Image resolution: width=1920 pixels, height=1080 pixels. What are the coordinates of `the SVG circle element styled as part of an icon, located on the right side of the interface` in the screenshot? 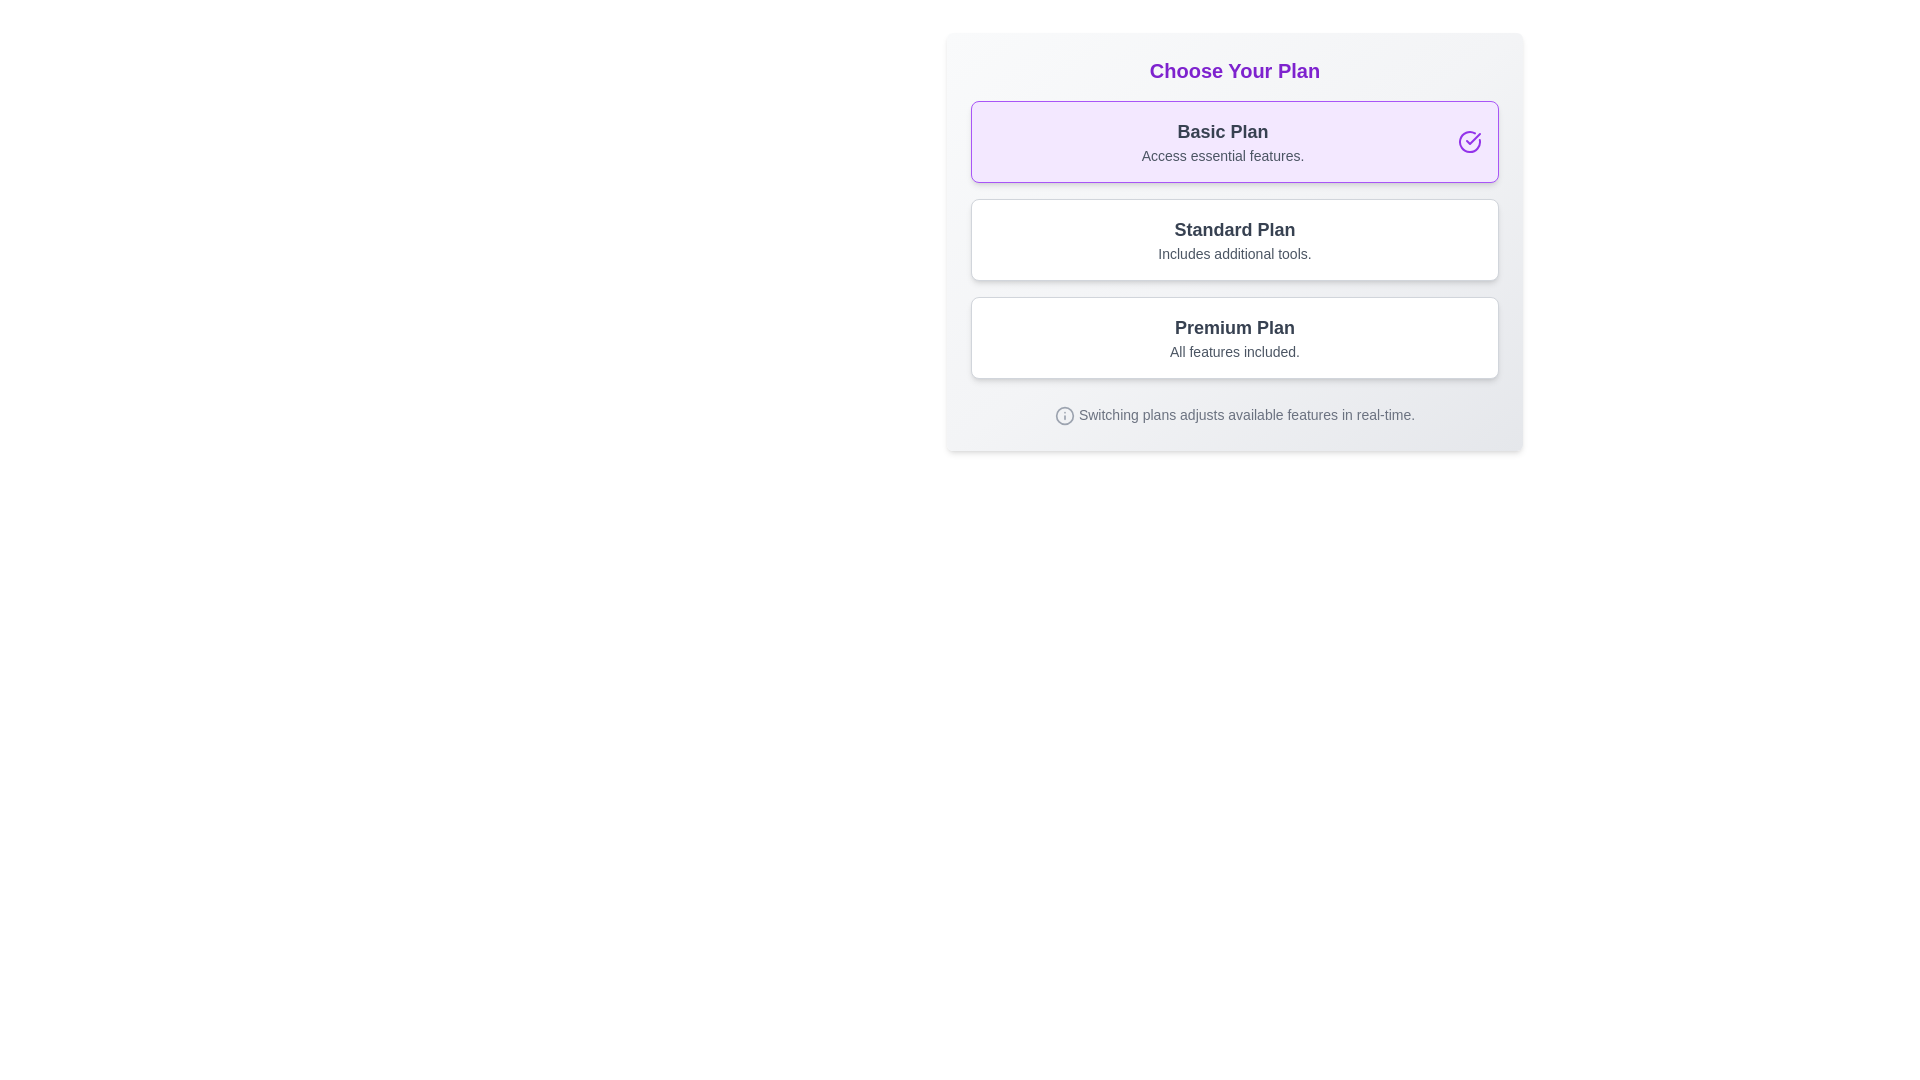 It's located at (1063, 414).